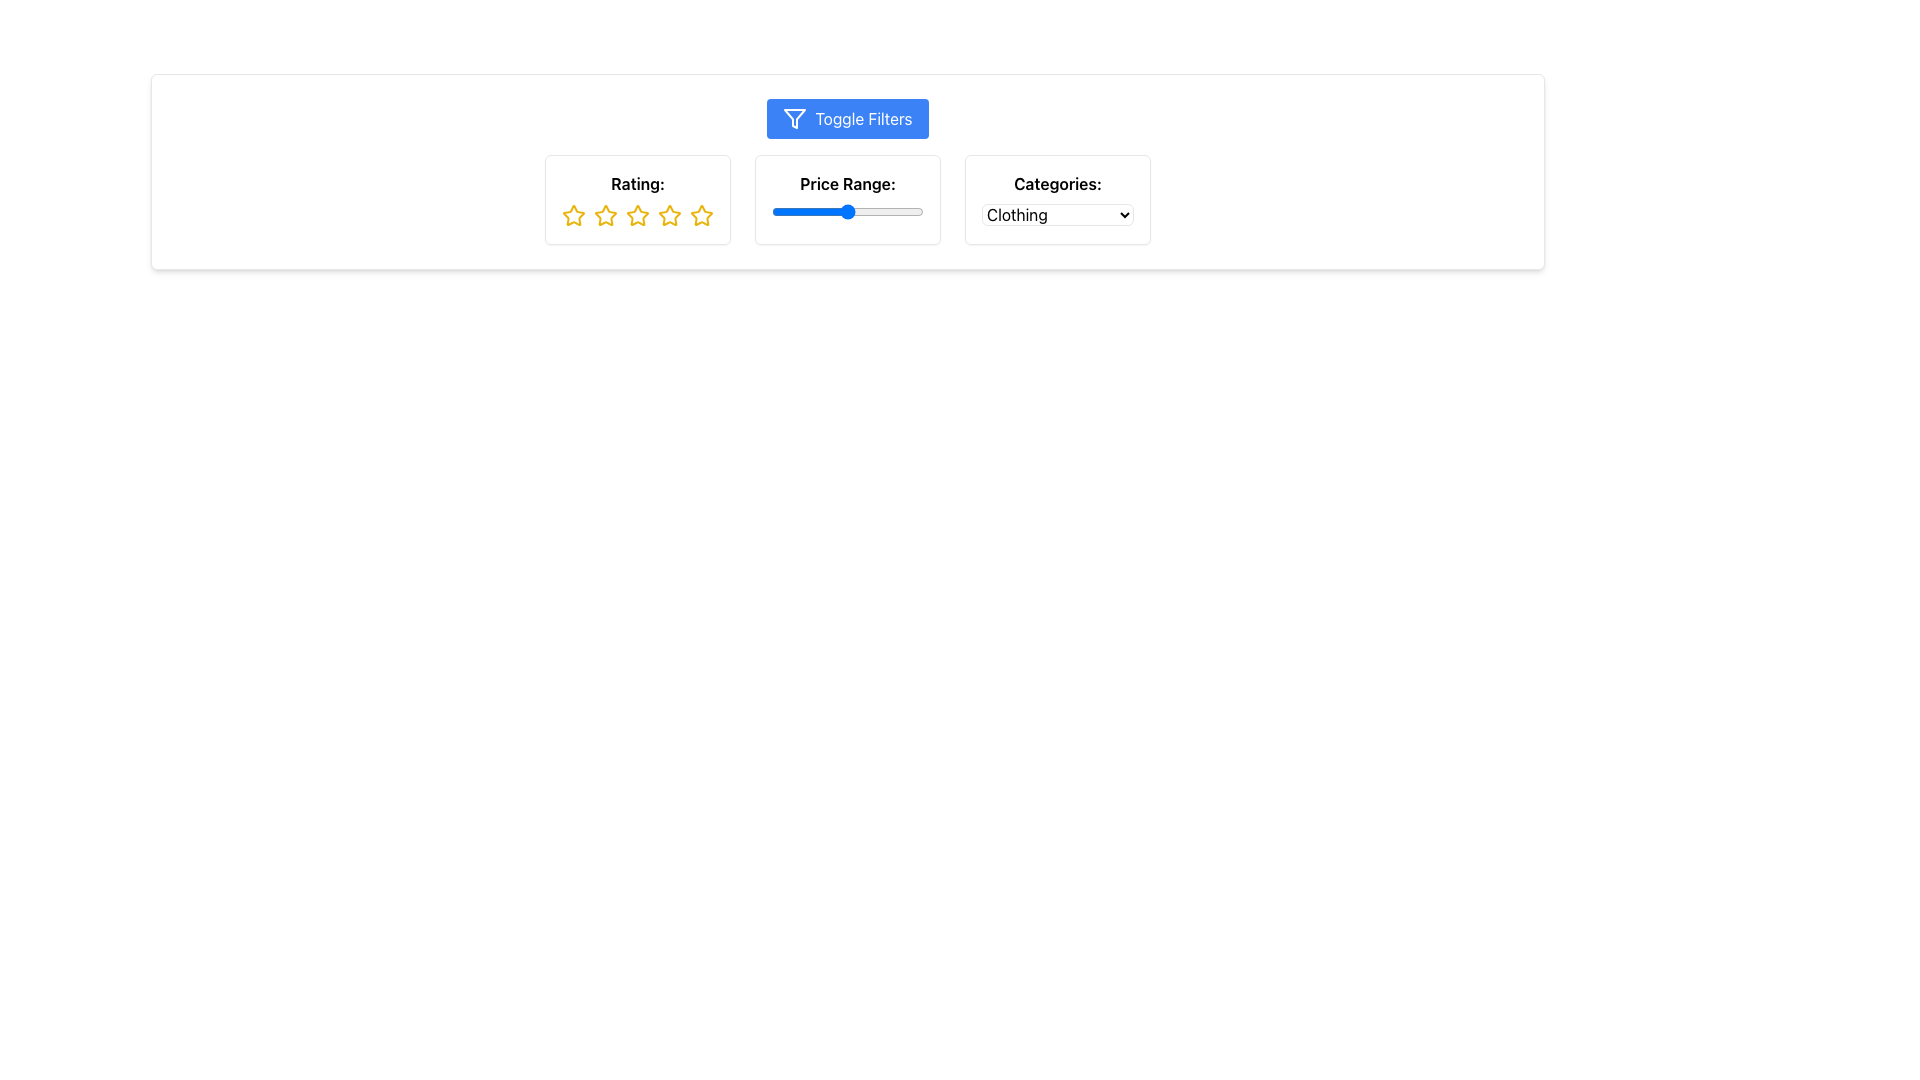 This screenshot has height=1080, width=1920. I want to click on the price range slider, so click(863, 212).